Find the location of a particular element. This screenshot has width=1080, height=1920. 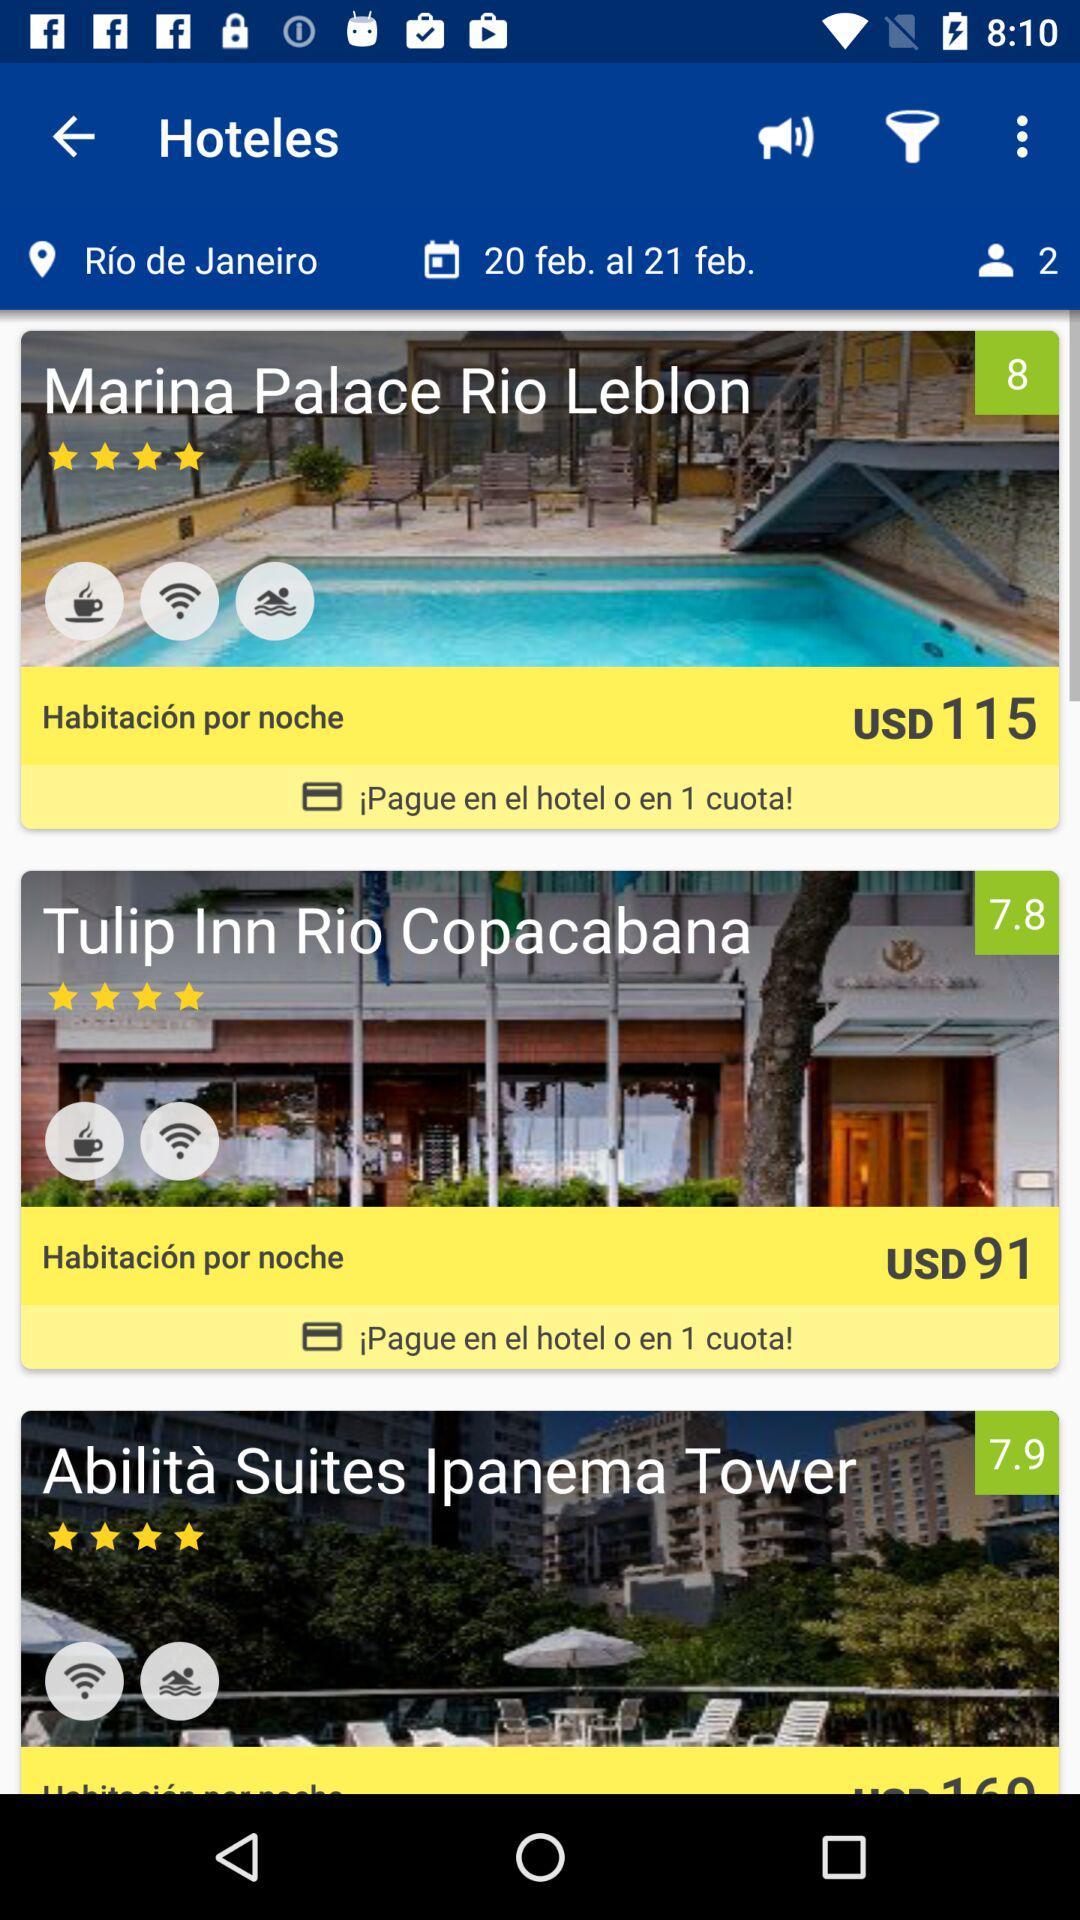

the icon above the 20 feb al icon is located at coordinates (911, 135).